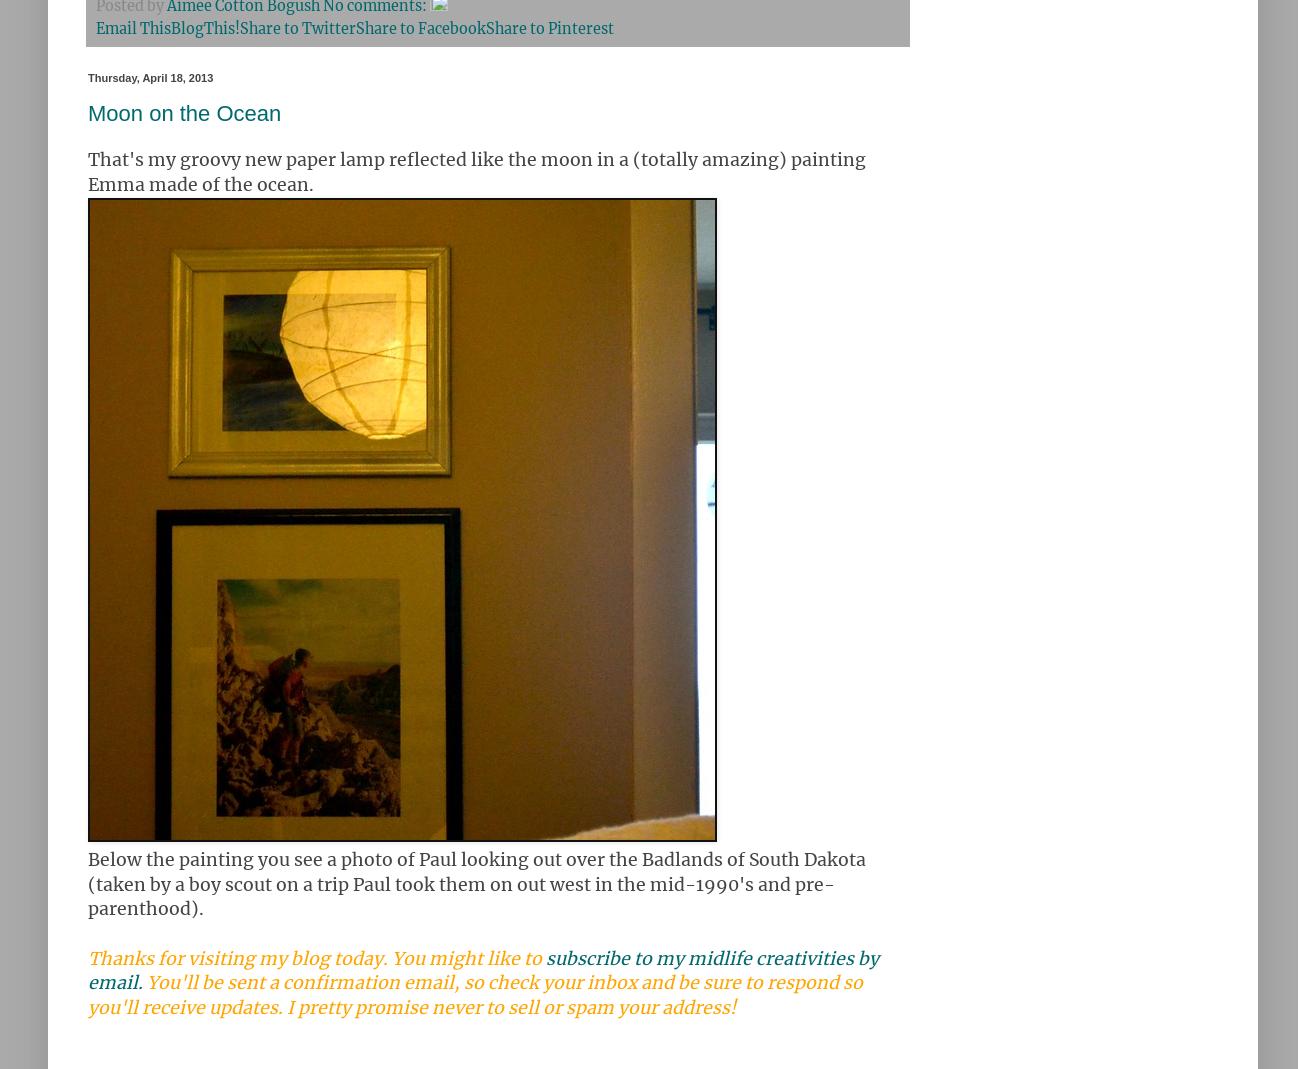  What do you see at coordinates (240, 27) in the screenshot?
I see `'Share to Twitter'` at bounding box center [240, 27].